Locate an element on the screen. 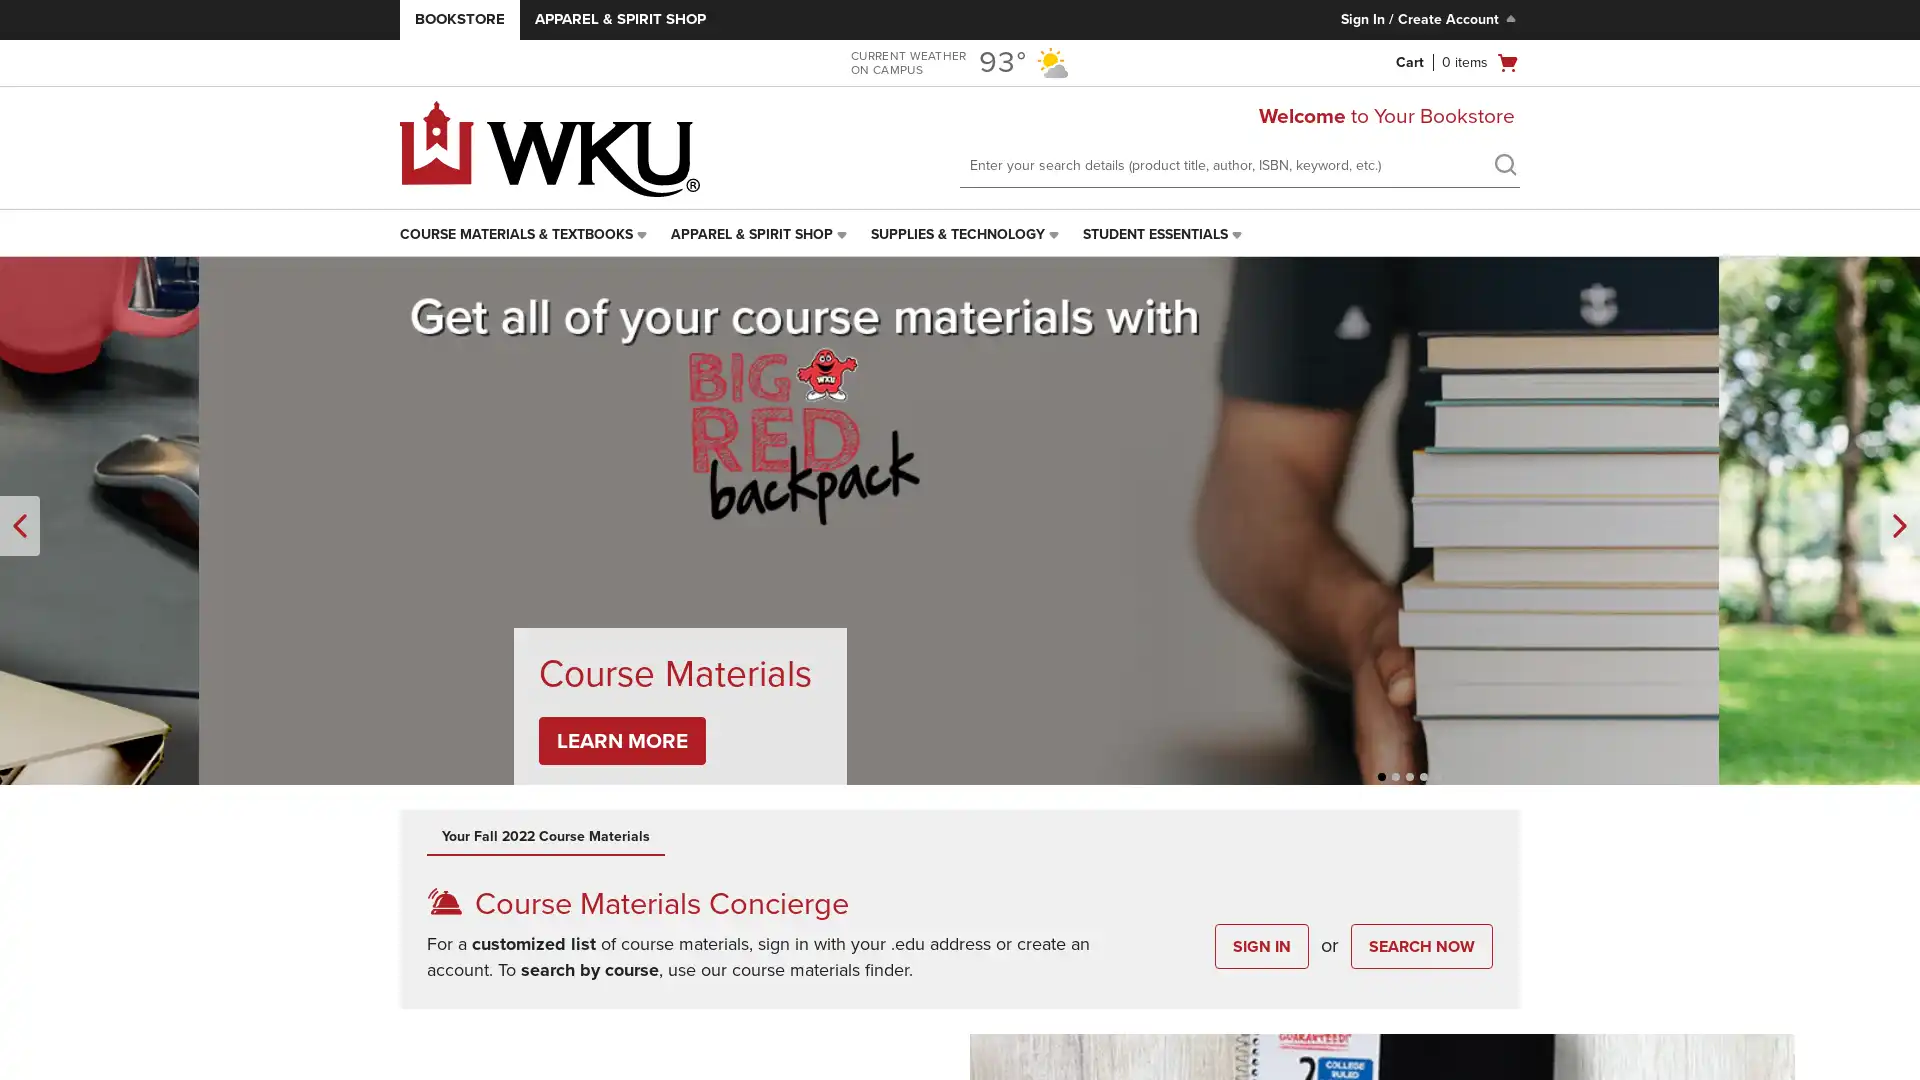  SIGN IN is located at coordinates (1261, 945).